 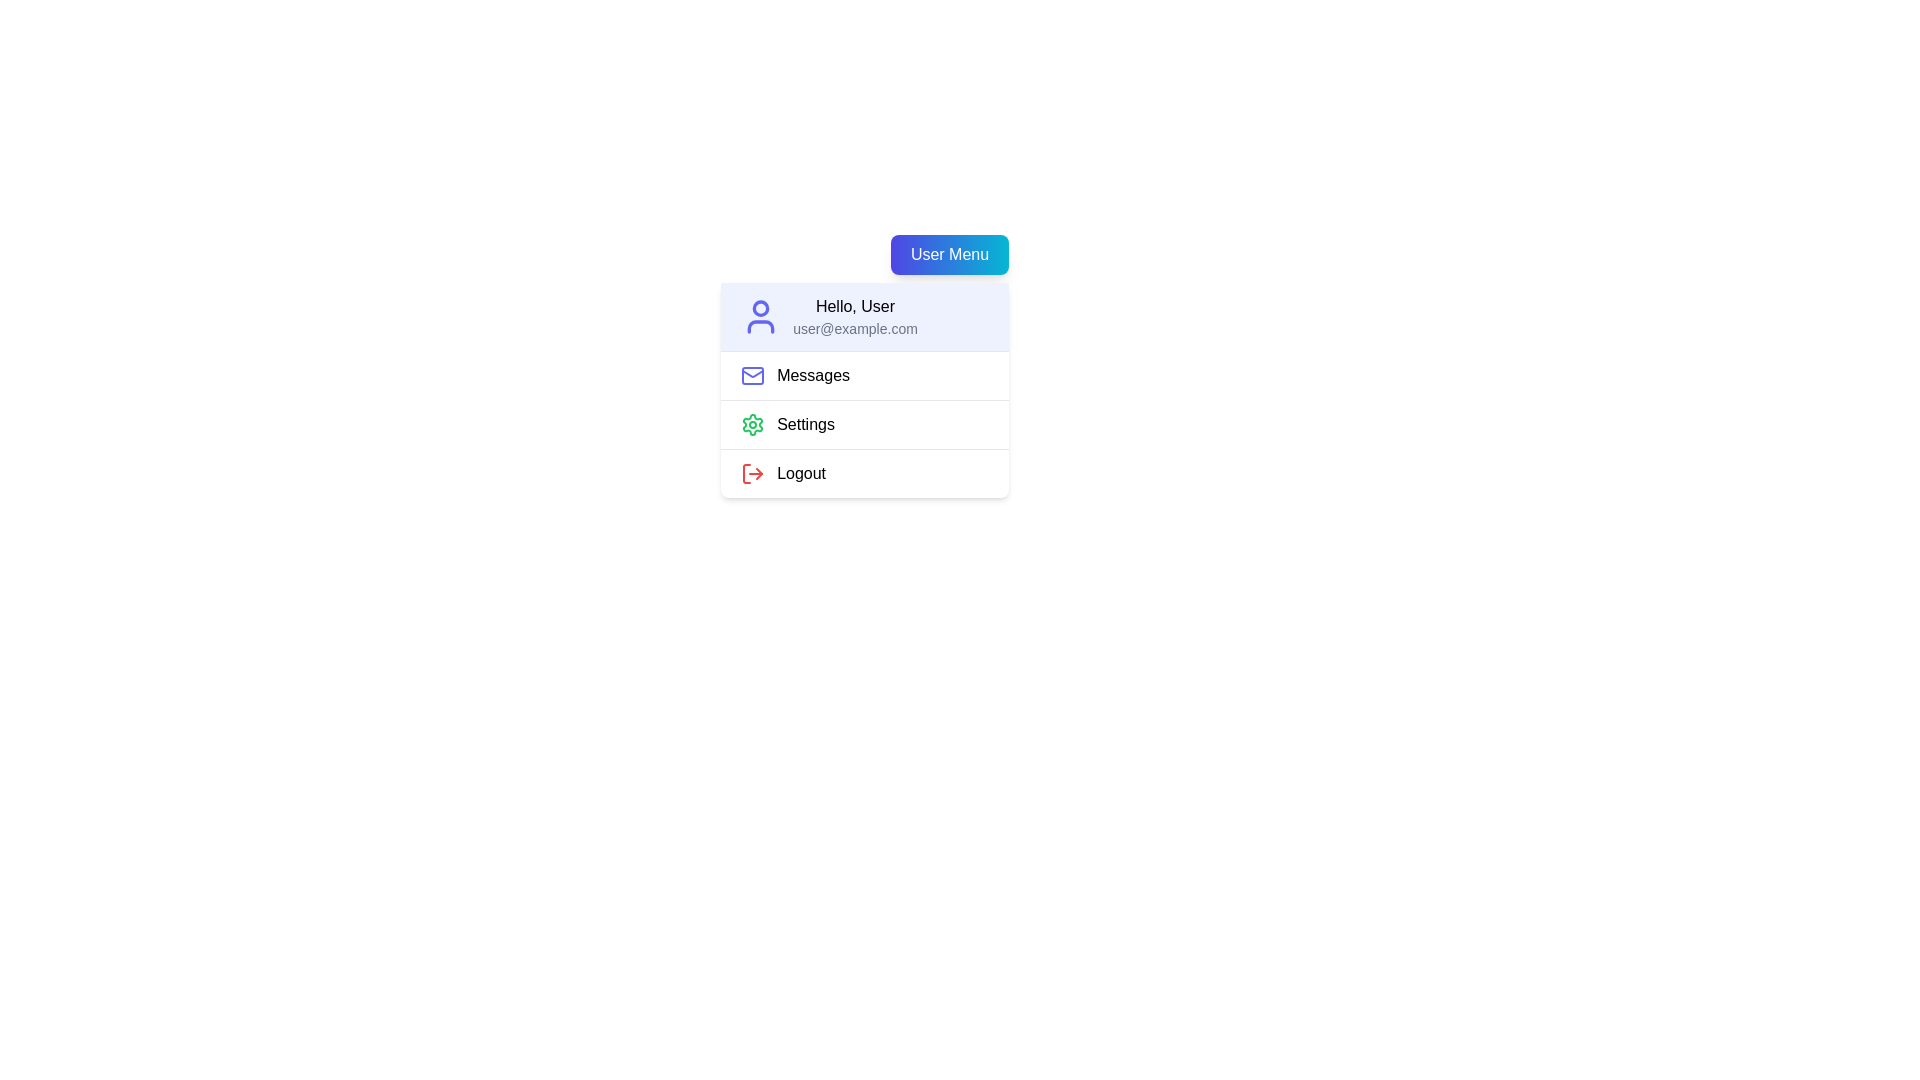 What do you see at coordinates (865, 375) in the screenshot?
I see `the menu item Messages` at bounding box center [865, 375].